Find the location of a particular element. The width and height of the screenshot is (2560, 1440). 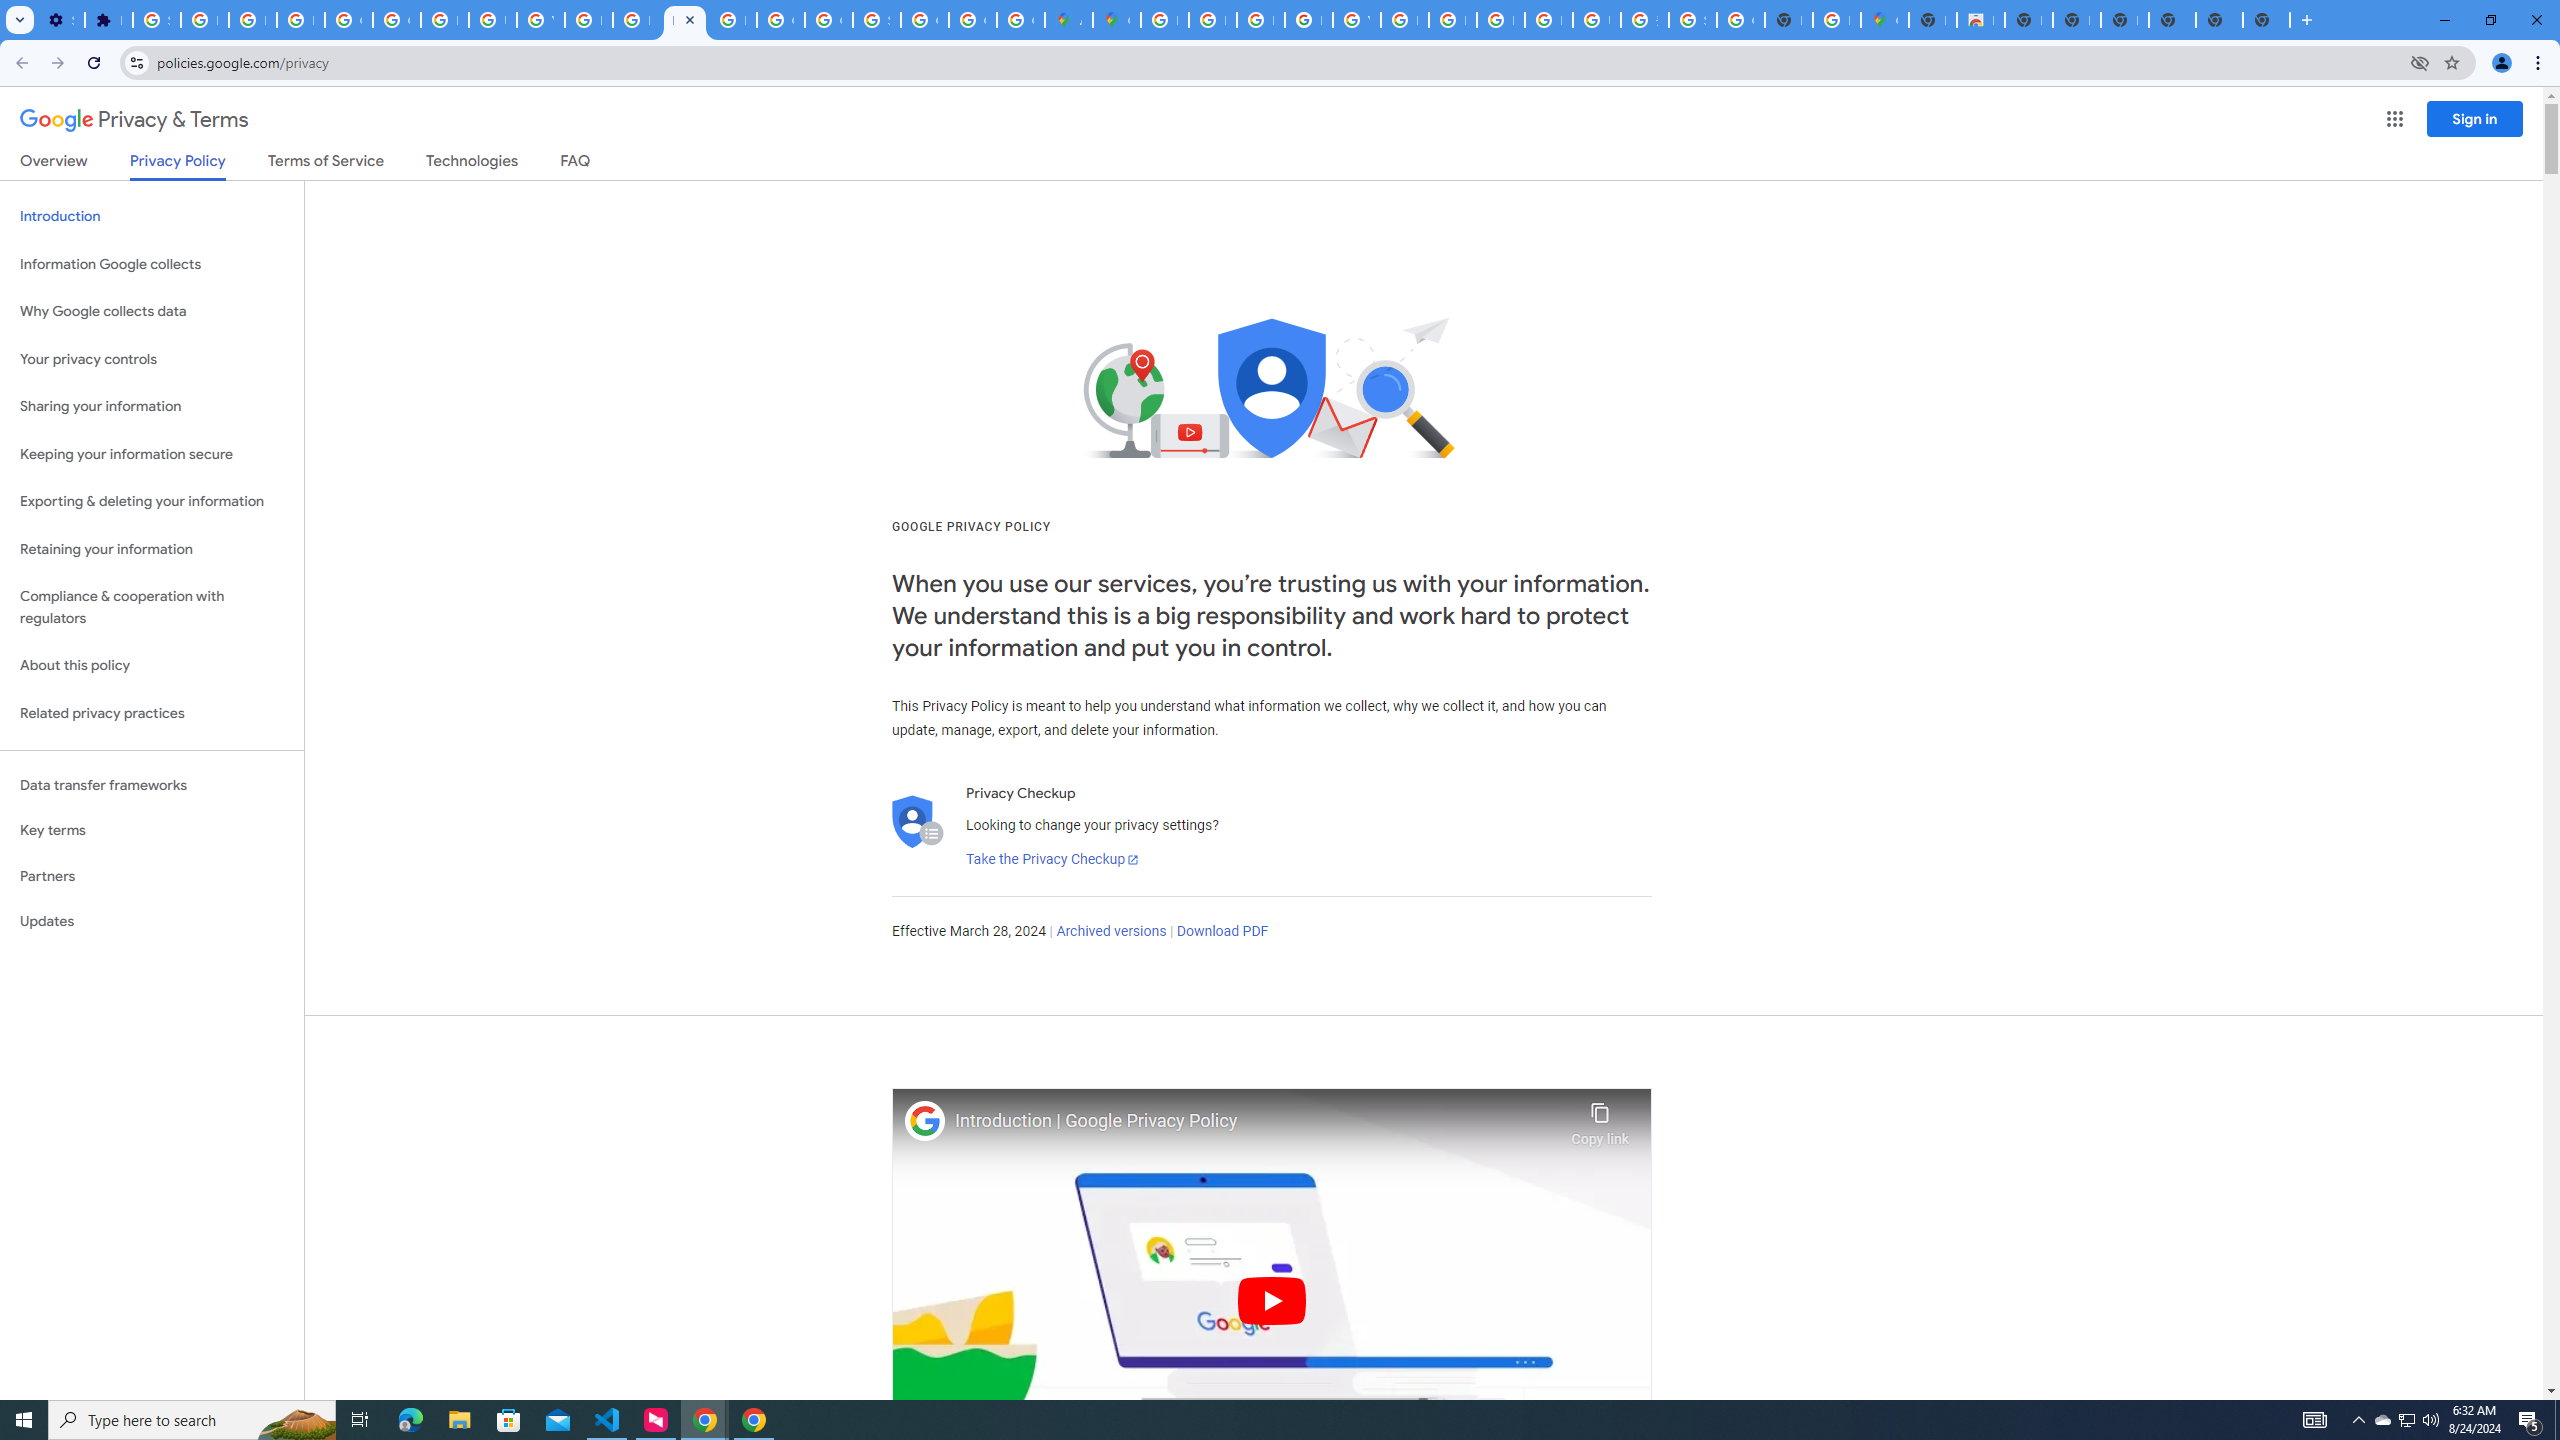

'New Tab' is located at coordinates (2266, 19).